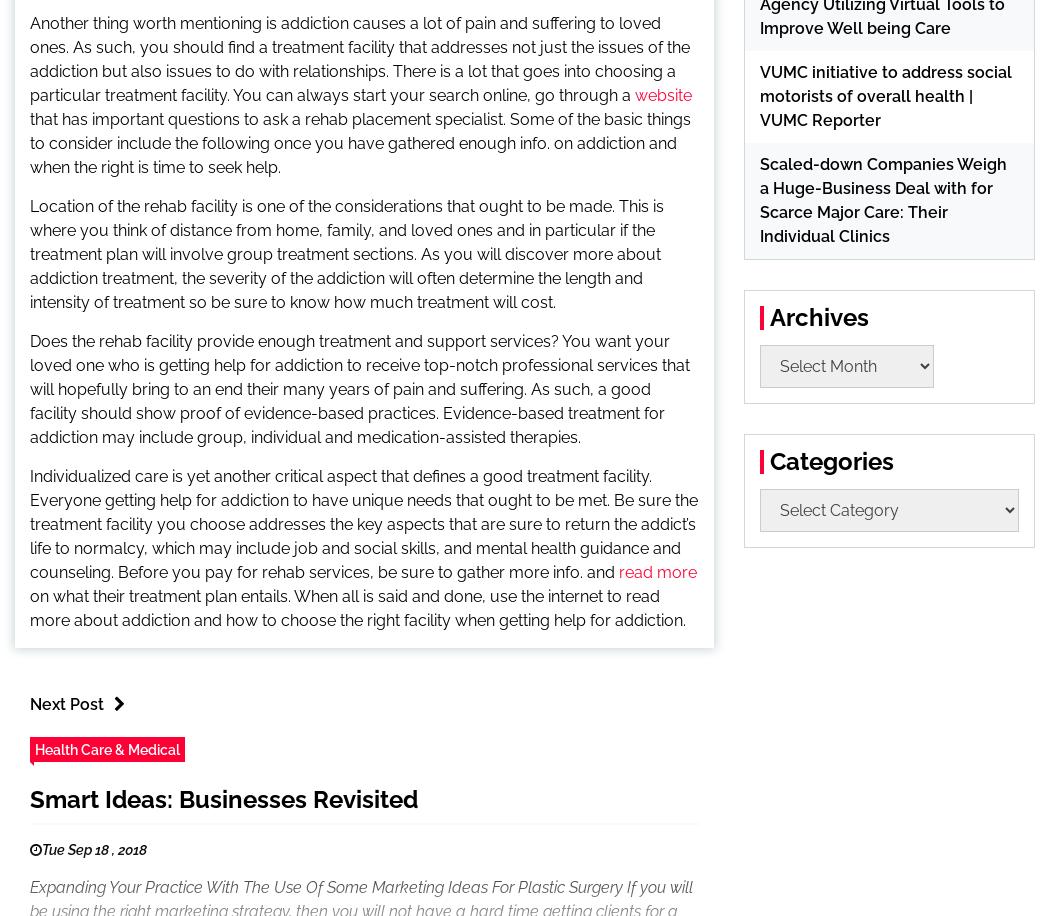 The image size is (1050, 916). What do you see at coordinates (359, 389) in the screenshot?
I see `'Does the rehab facility provide enough treatment and support services? You want your loved one who is getting help for addiction to receive top-notch professional services that will hopefully bring to an end their many years of pain and suffering. As such, a good facility should show proof of evidence-based practices. Evidence-based treatment for addiction may include group, individual and medication-assisted therapies.'` at bounding box center [359, 389].